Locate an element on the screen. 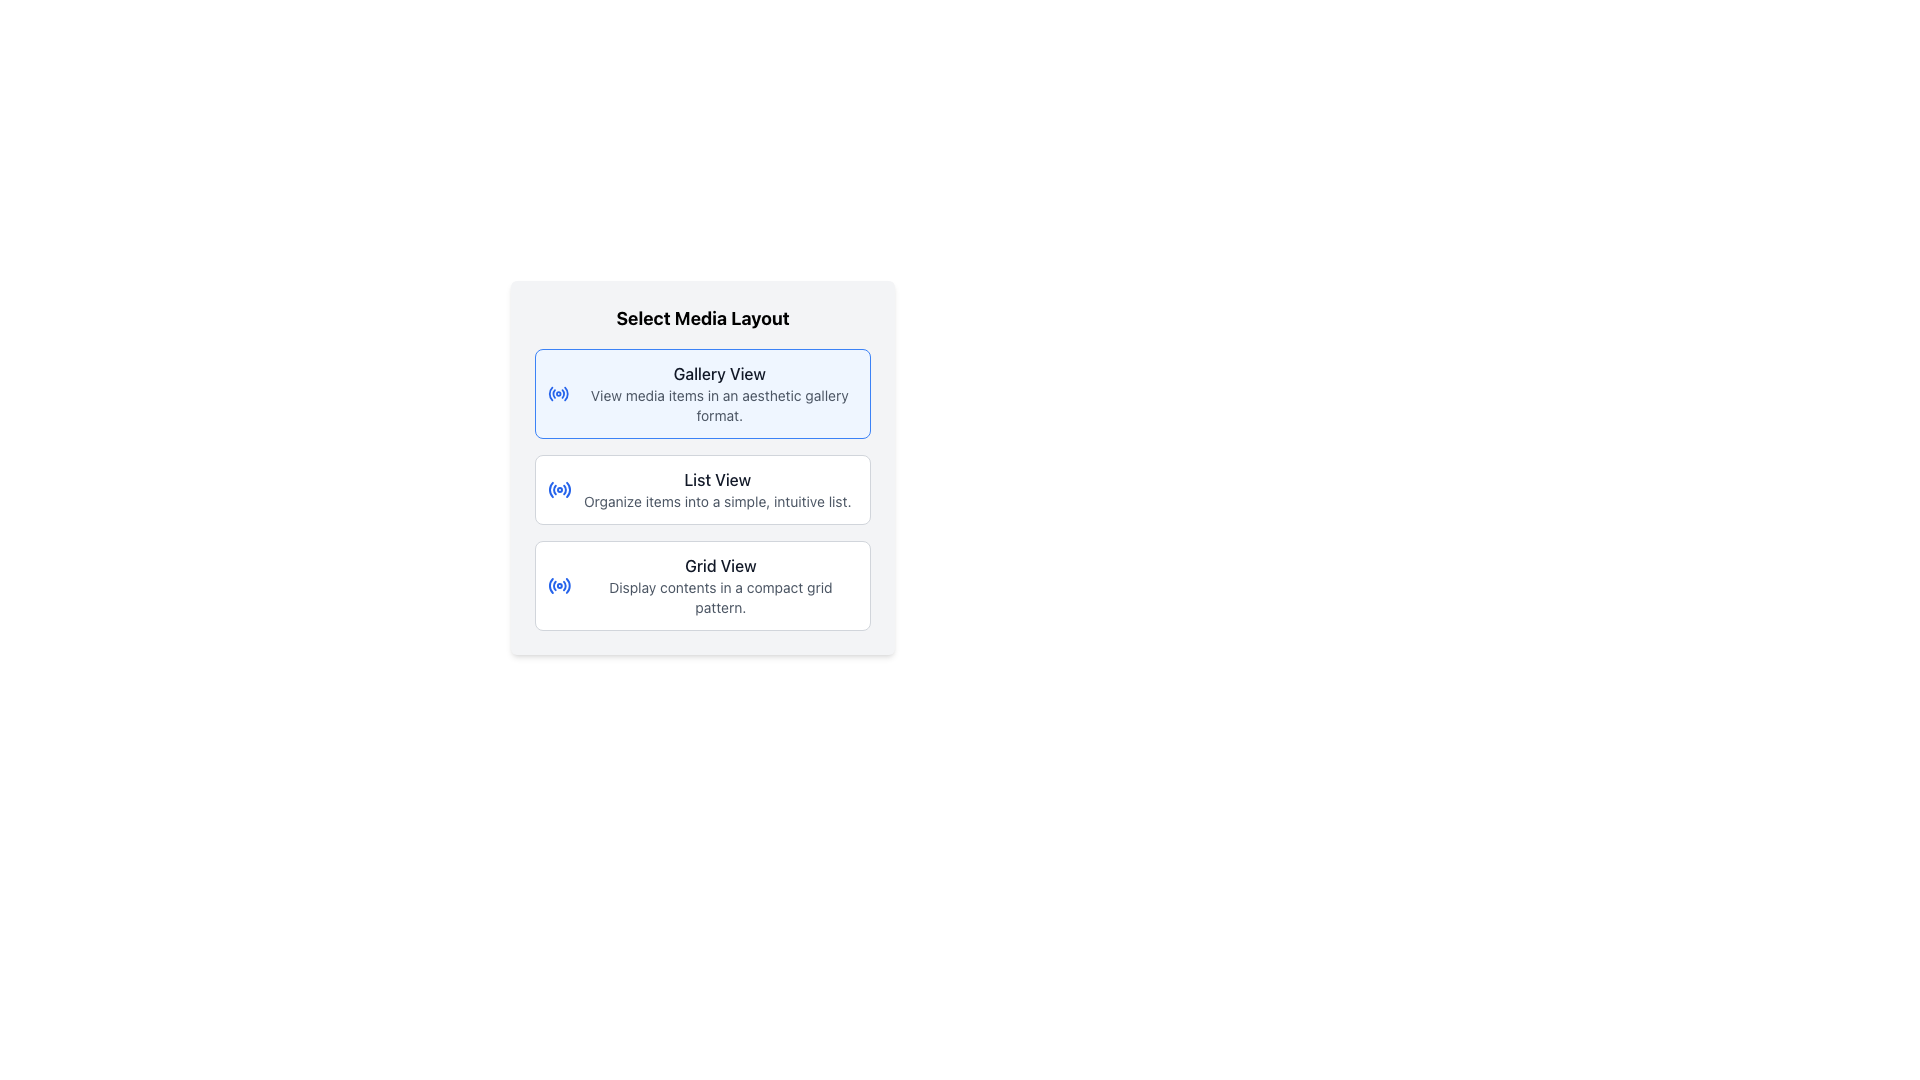  the radio icon is located at coordinates (560, 489).